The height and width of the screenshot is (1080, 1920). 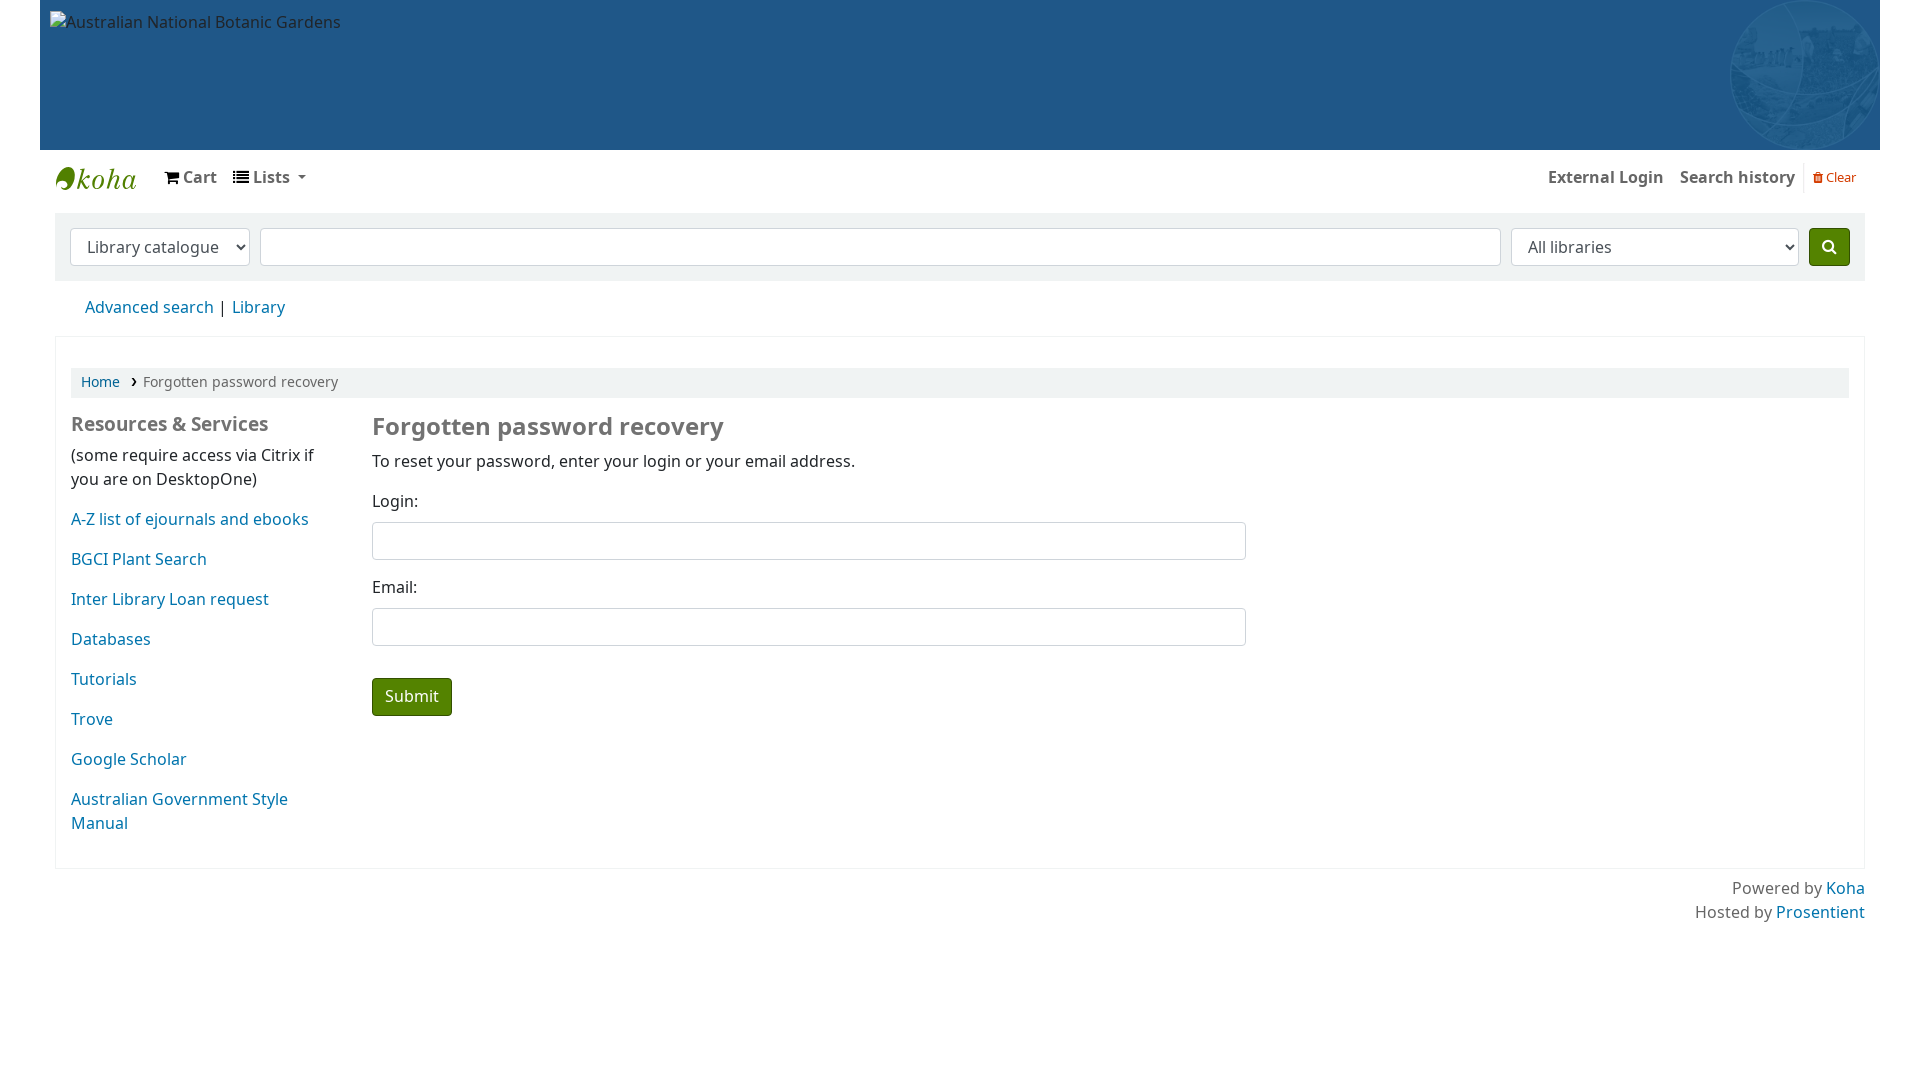 I want to click on 'Prosentient', so click(x=1820, y=913).